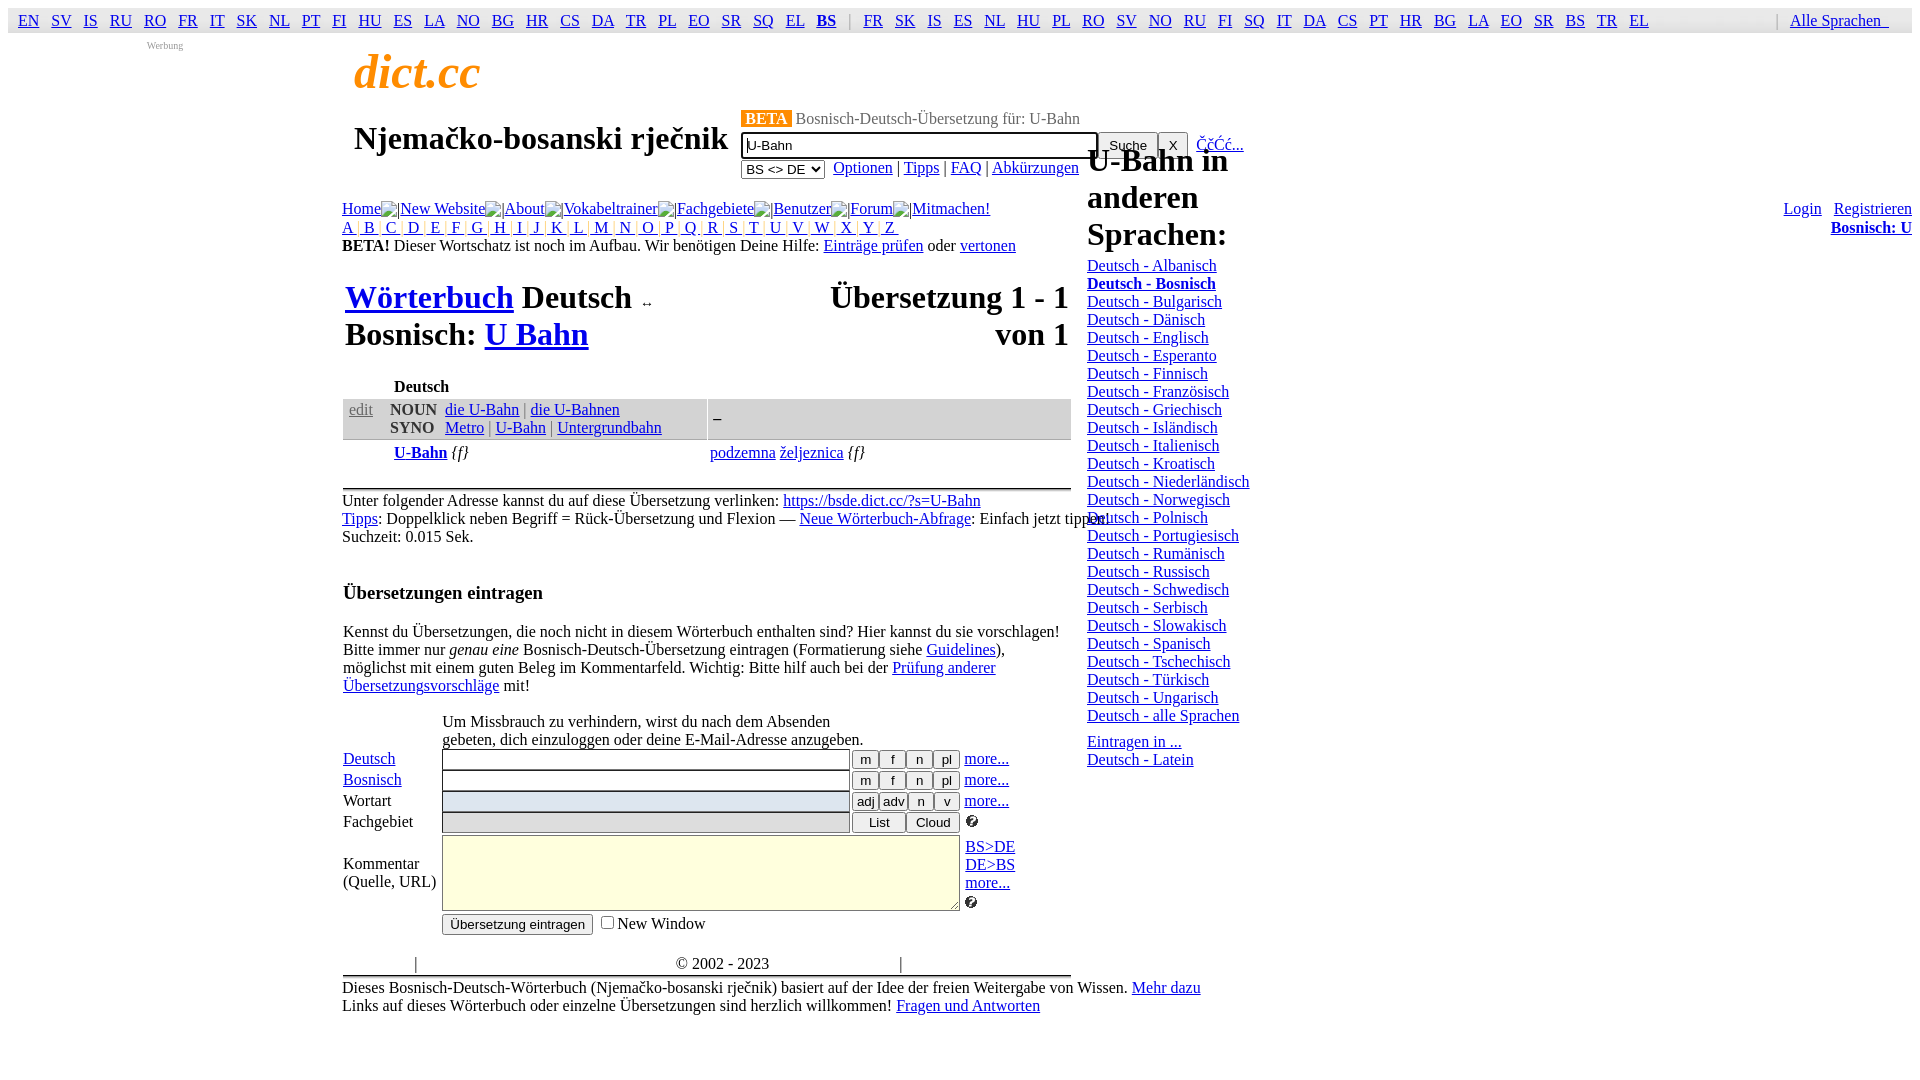 The width and height of the screenshot is (1920, 1080). Describe the element at coordinates (1152, 264) in the screenshot. I see `'Deutsch - Albanisch'` at that location.